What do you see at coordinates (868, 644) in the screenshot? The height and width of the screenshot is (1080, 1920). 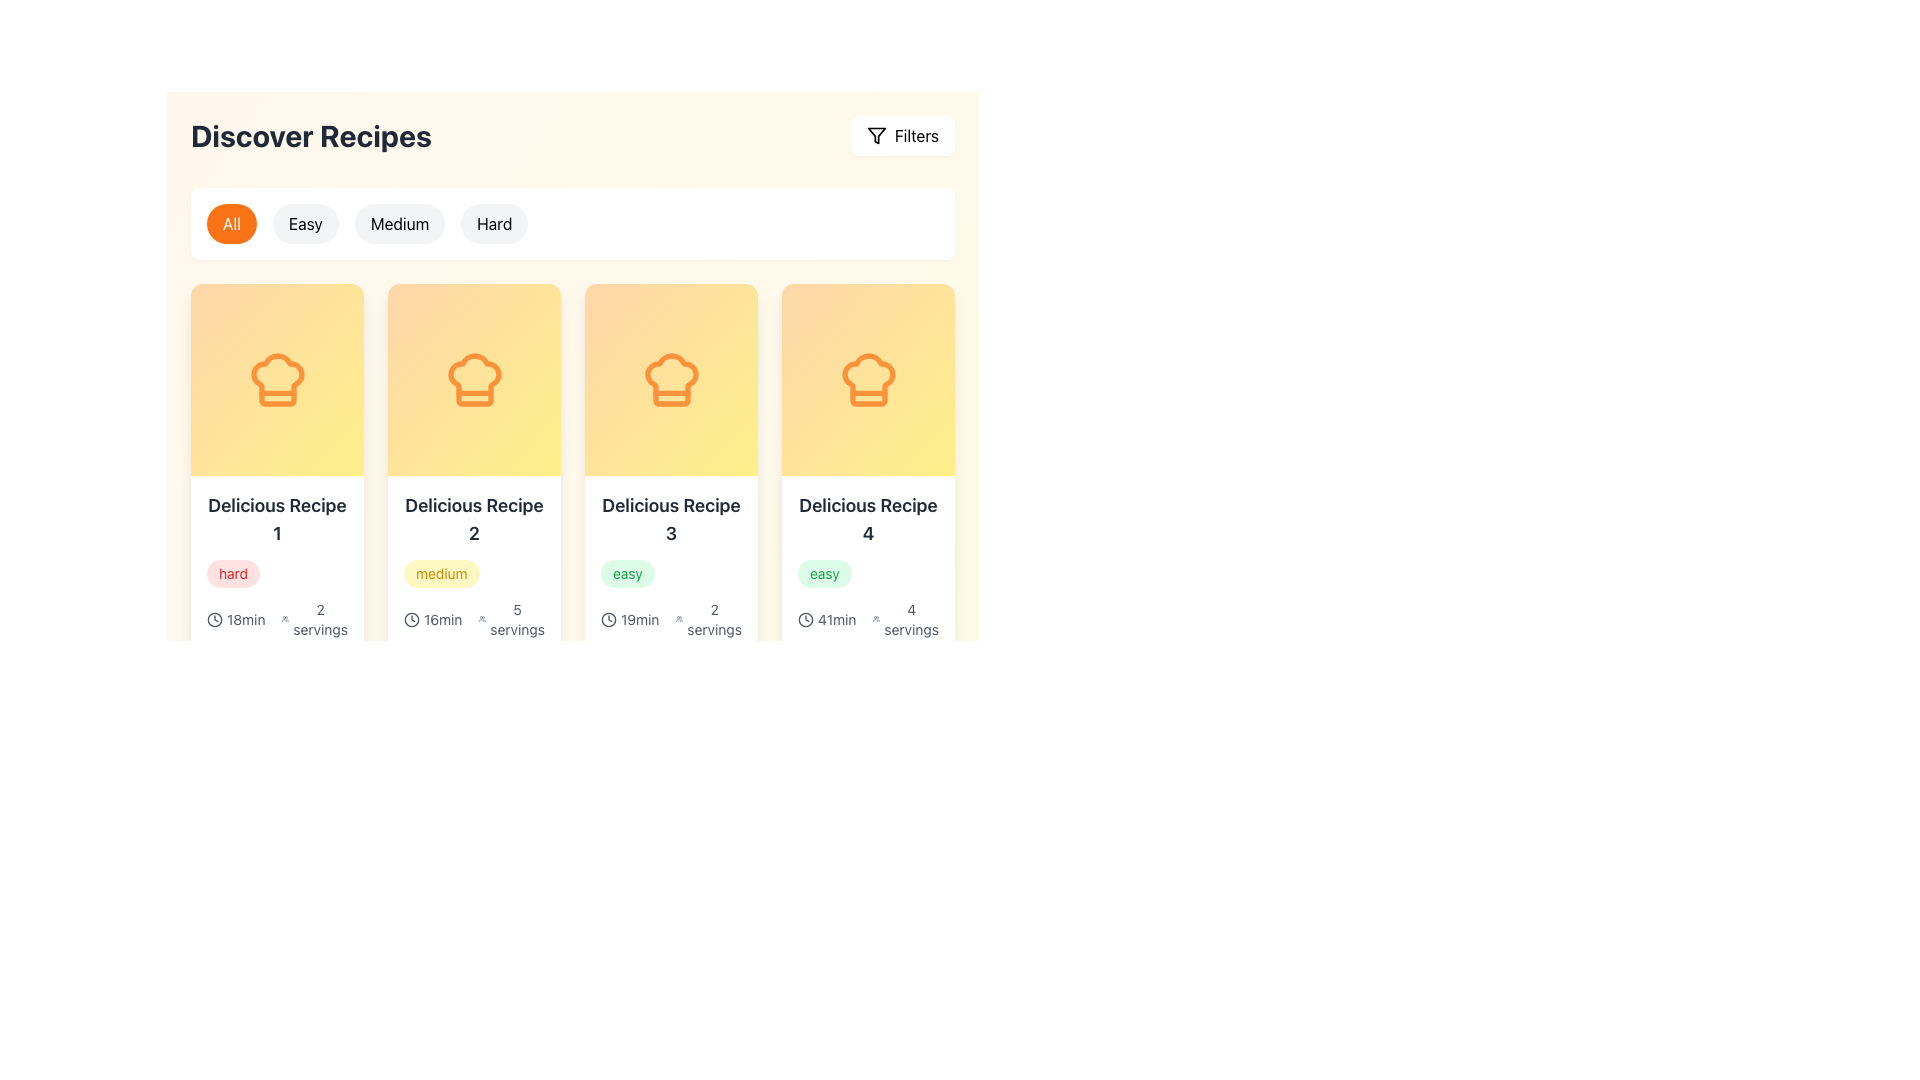 I see `the informational display in the lower right part of the 'Delicious Recipe 4' card` at bounding box center [868, 644].